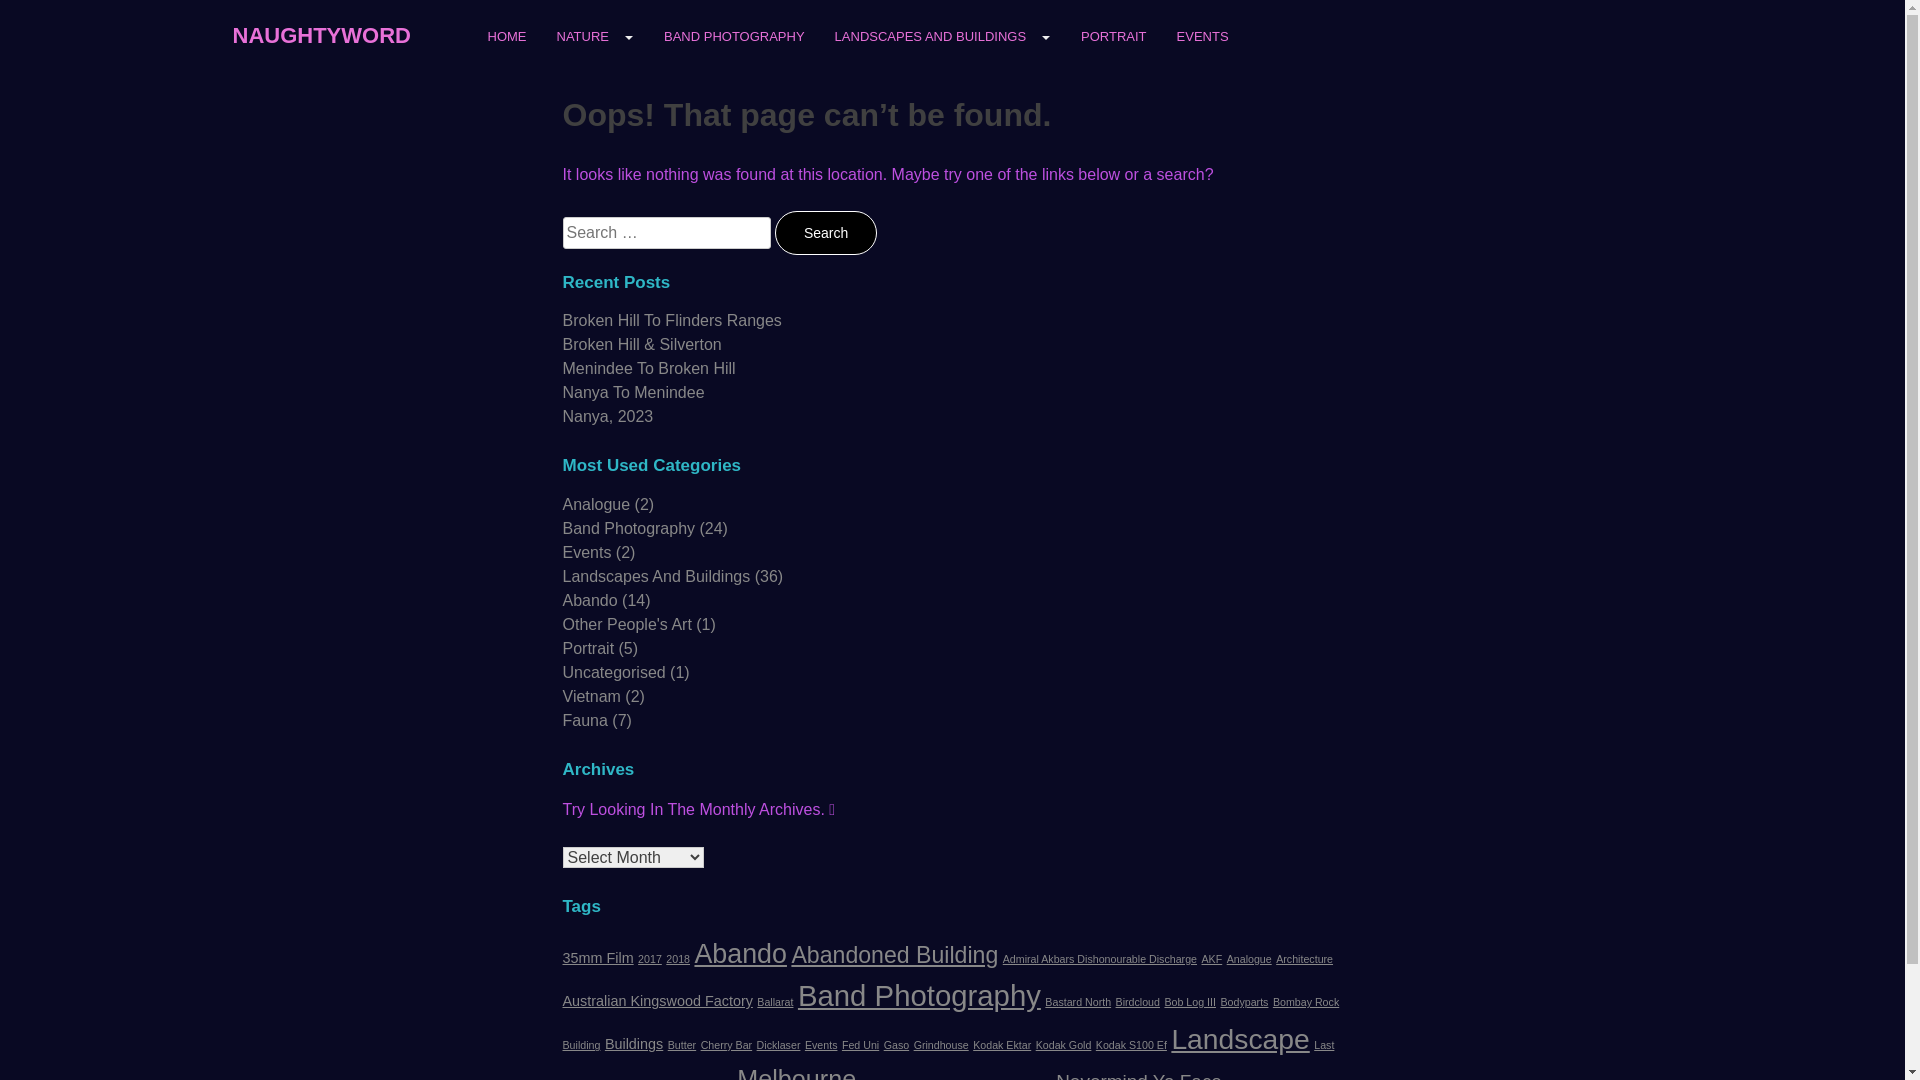 The image size is (1920, 1080). What do you see at coordinates (1044, 1002) in the screenshot?
I see `'Bastard North'` at bounding box center [1044, 1002].